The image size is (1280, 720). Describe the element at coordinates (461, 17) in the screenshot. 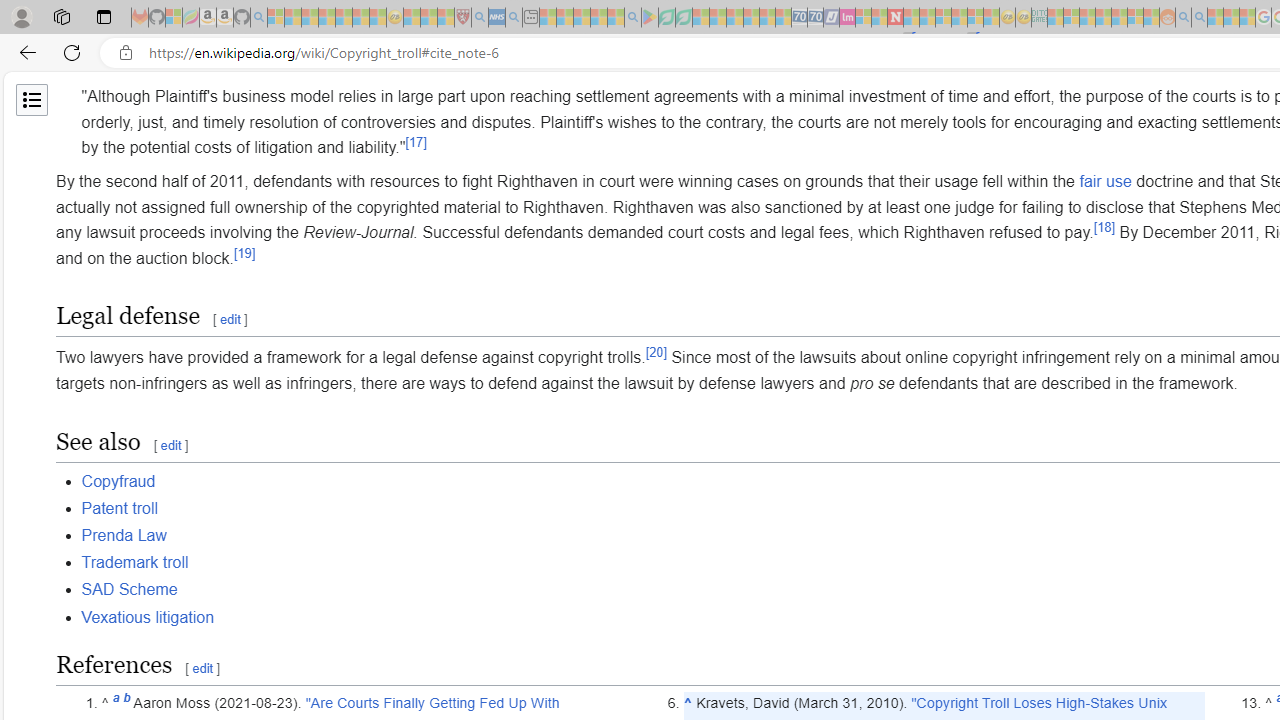

I see `'Robert H. Shmerling, MD - Harvard Health - Sleeping'` at that location.